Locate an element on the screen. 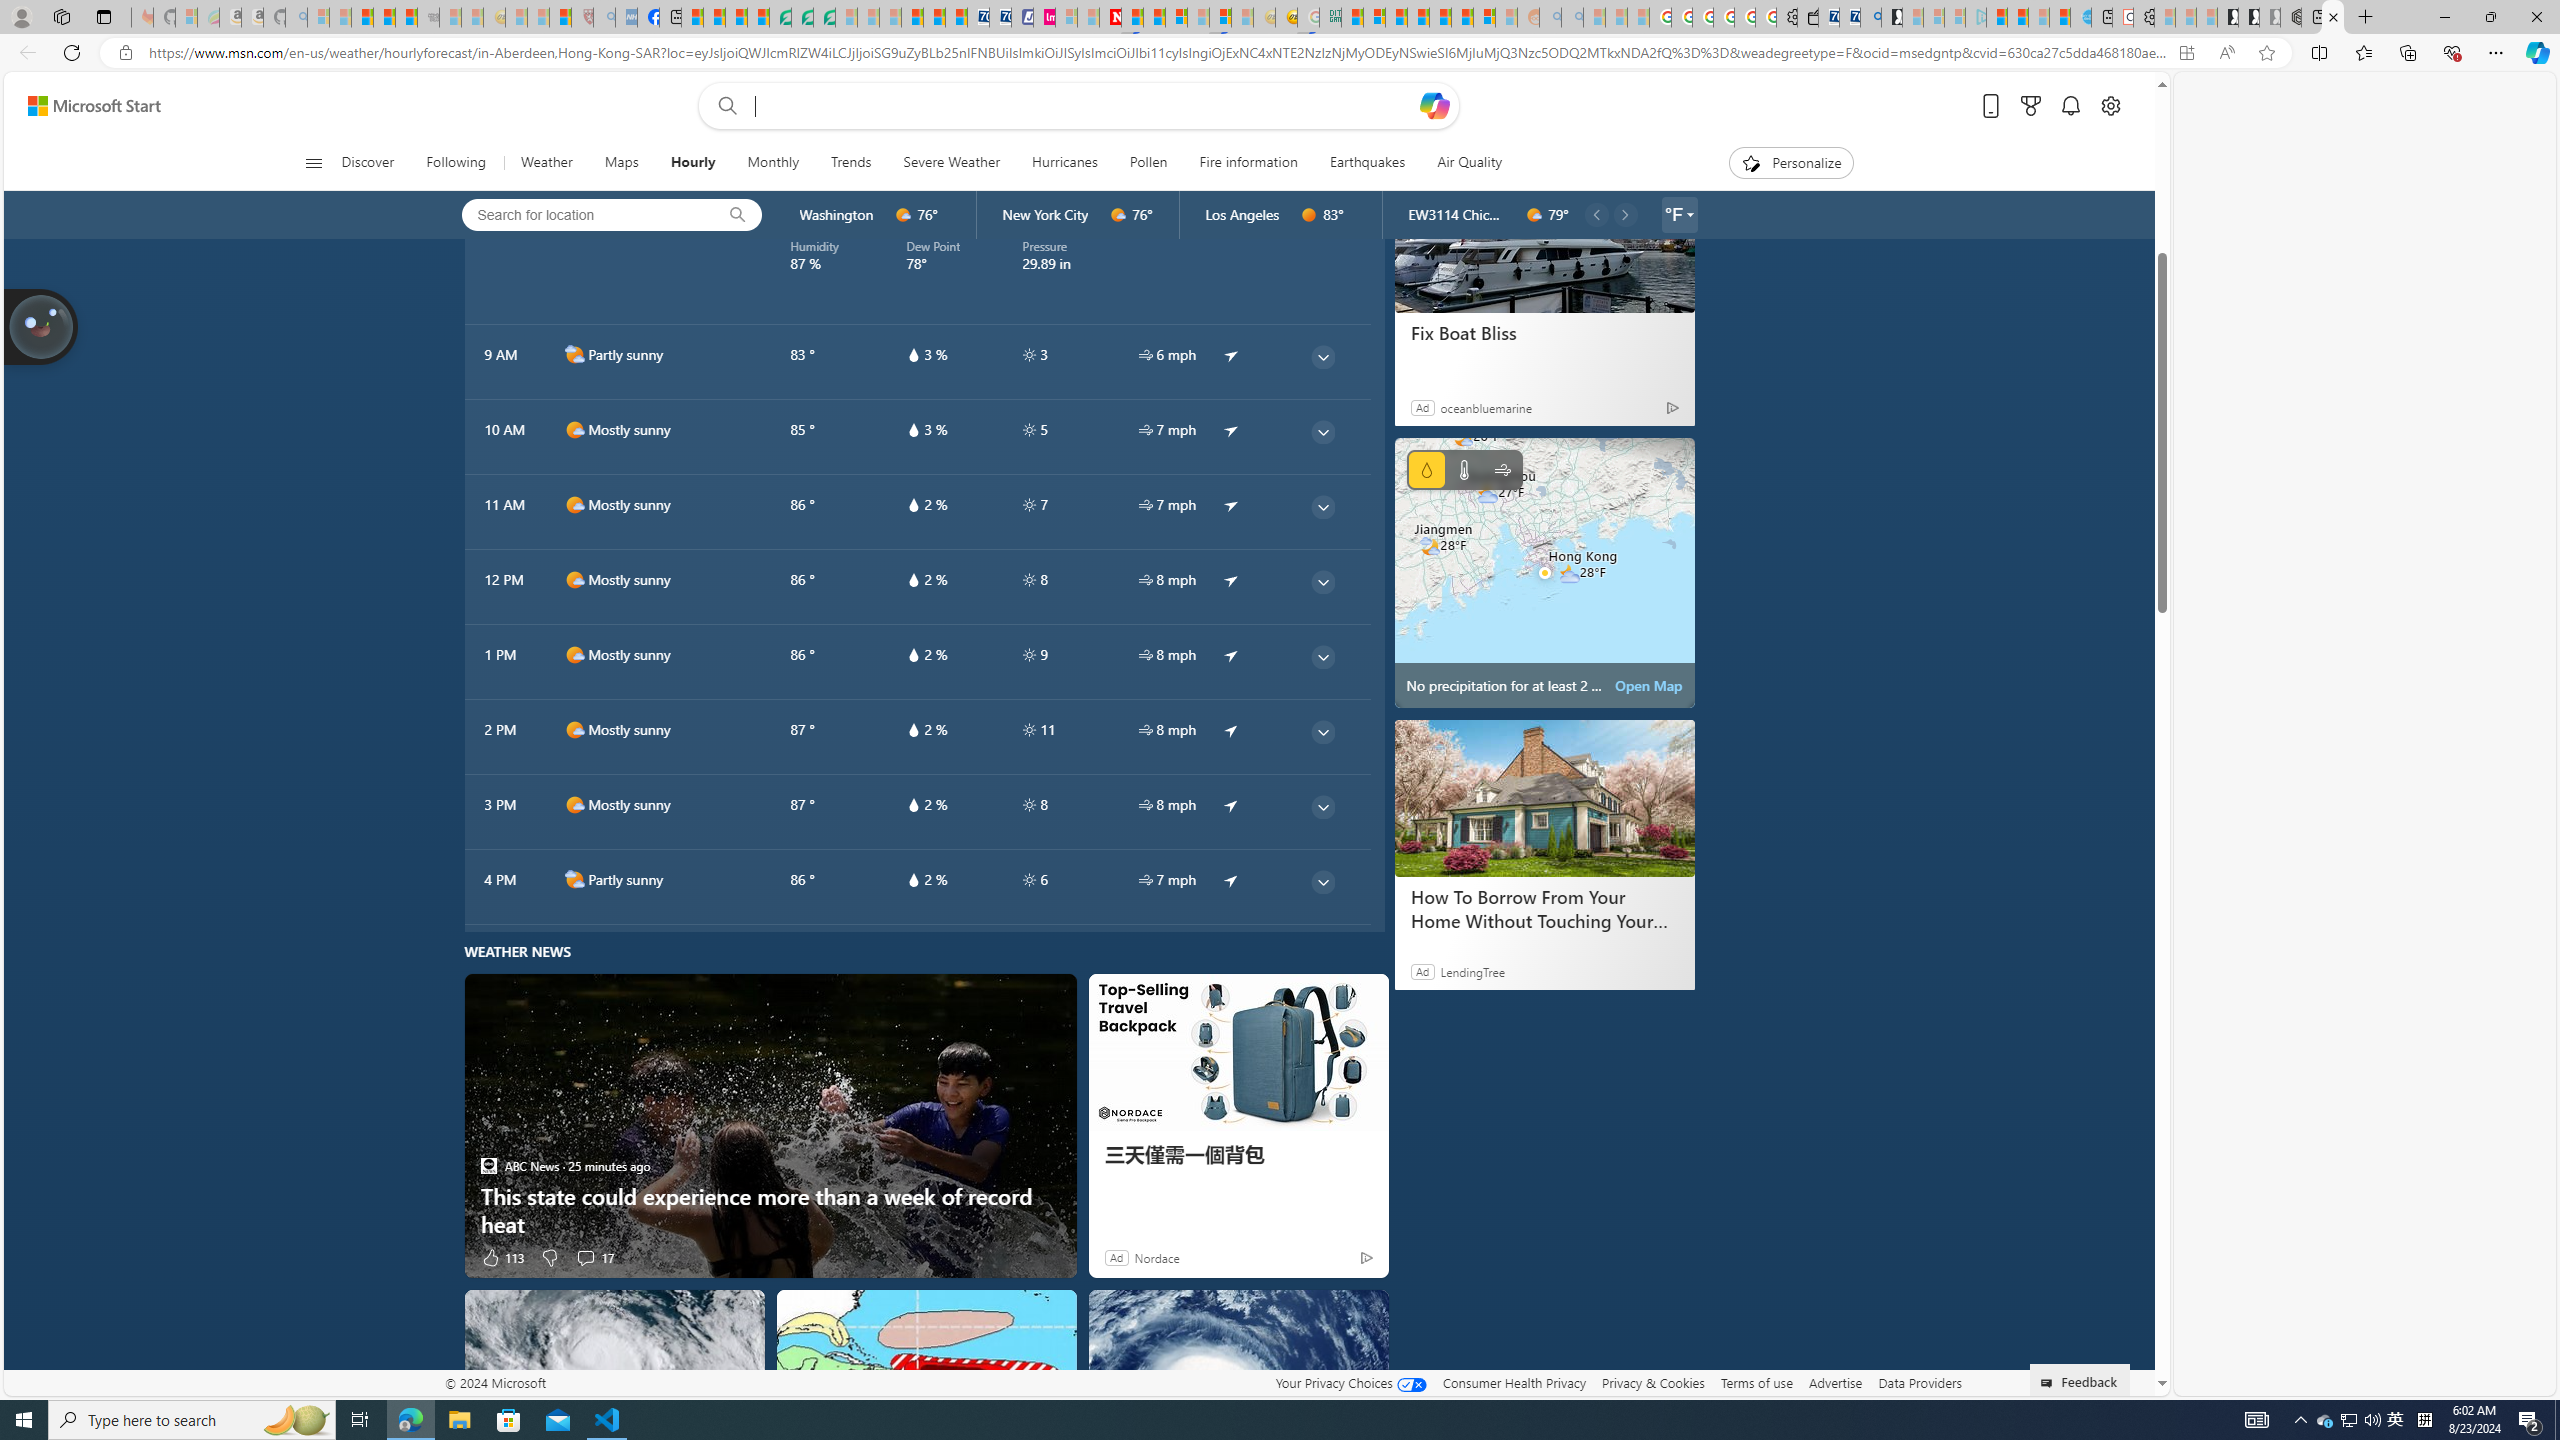 The height and width of the screenshot is (1440, 2560). 'New Report Confirms 2023 Was Record Hot | Watch' is located at coordinates (404, 16).